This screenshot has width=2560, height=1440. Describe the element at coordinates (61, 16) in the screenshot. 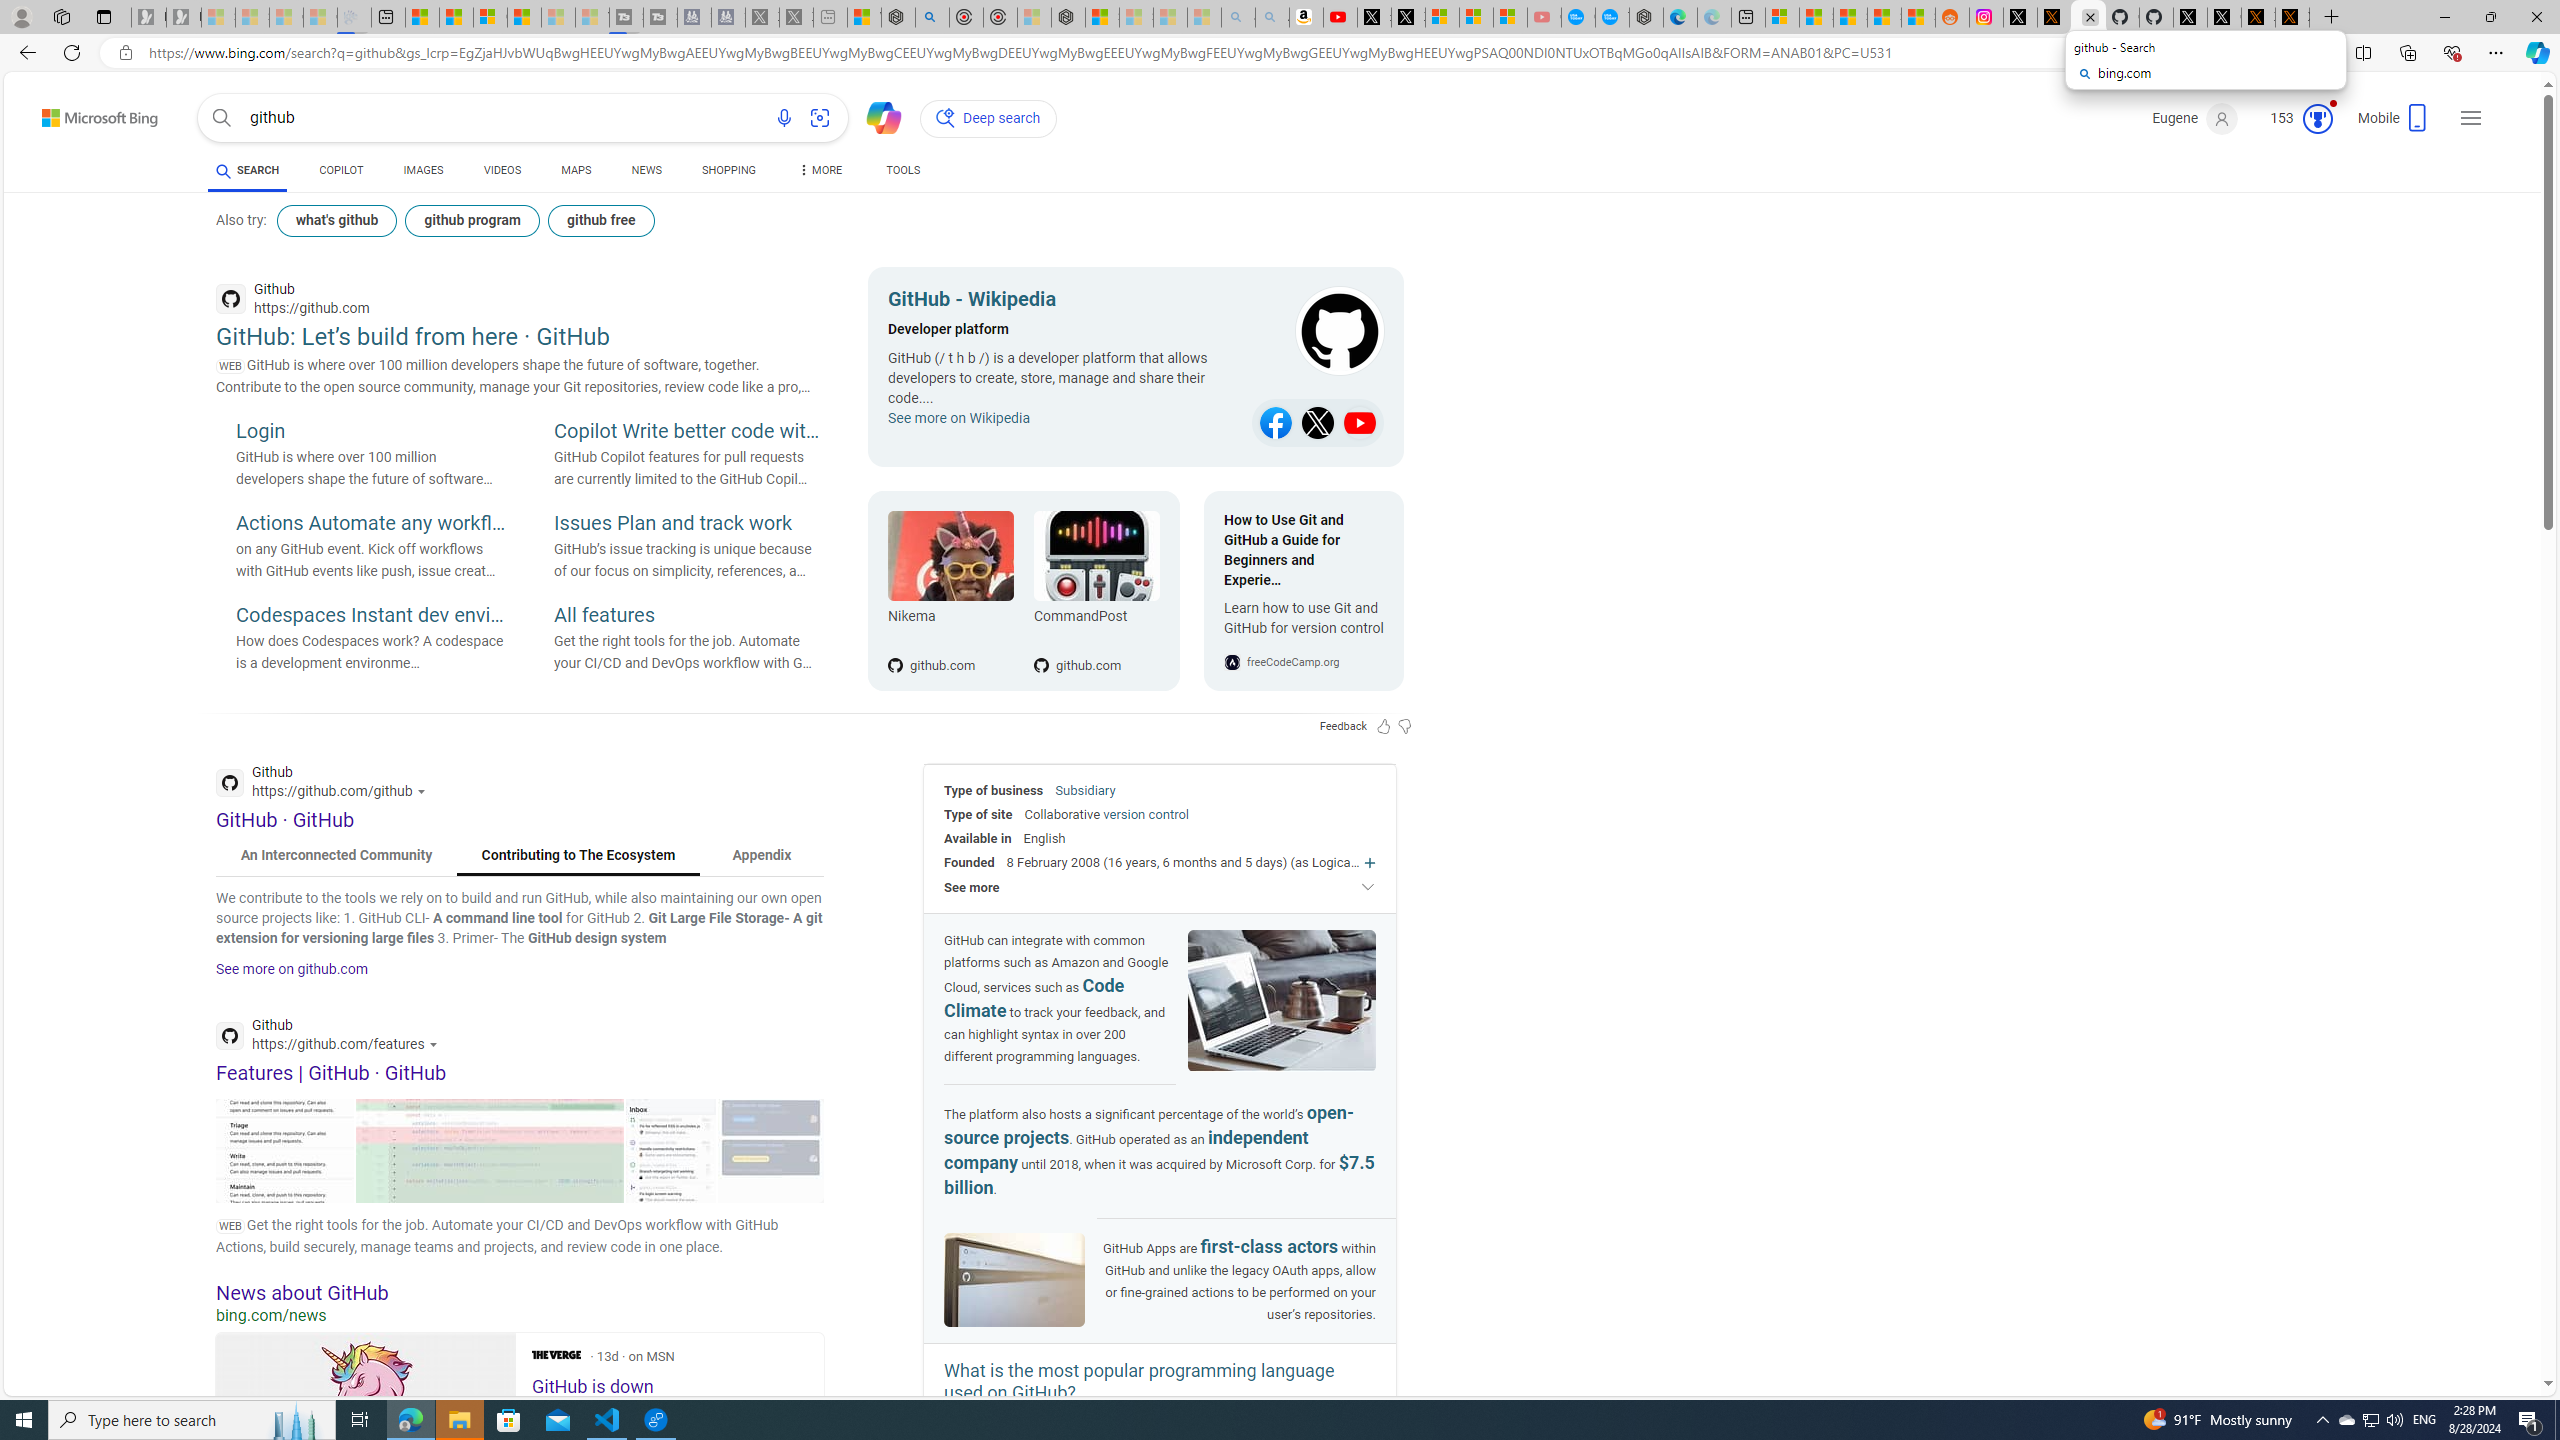

I see `'Workspaces'` at that location.